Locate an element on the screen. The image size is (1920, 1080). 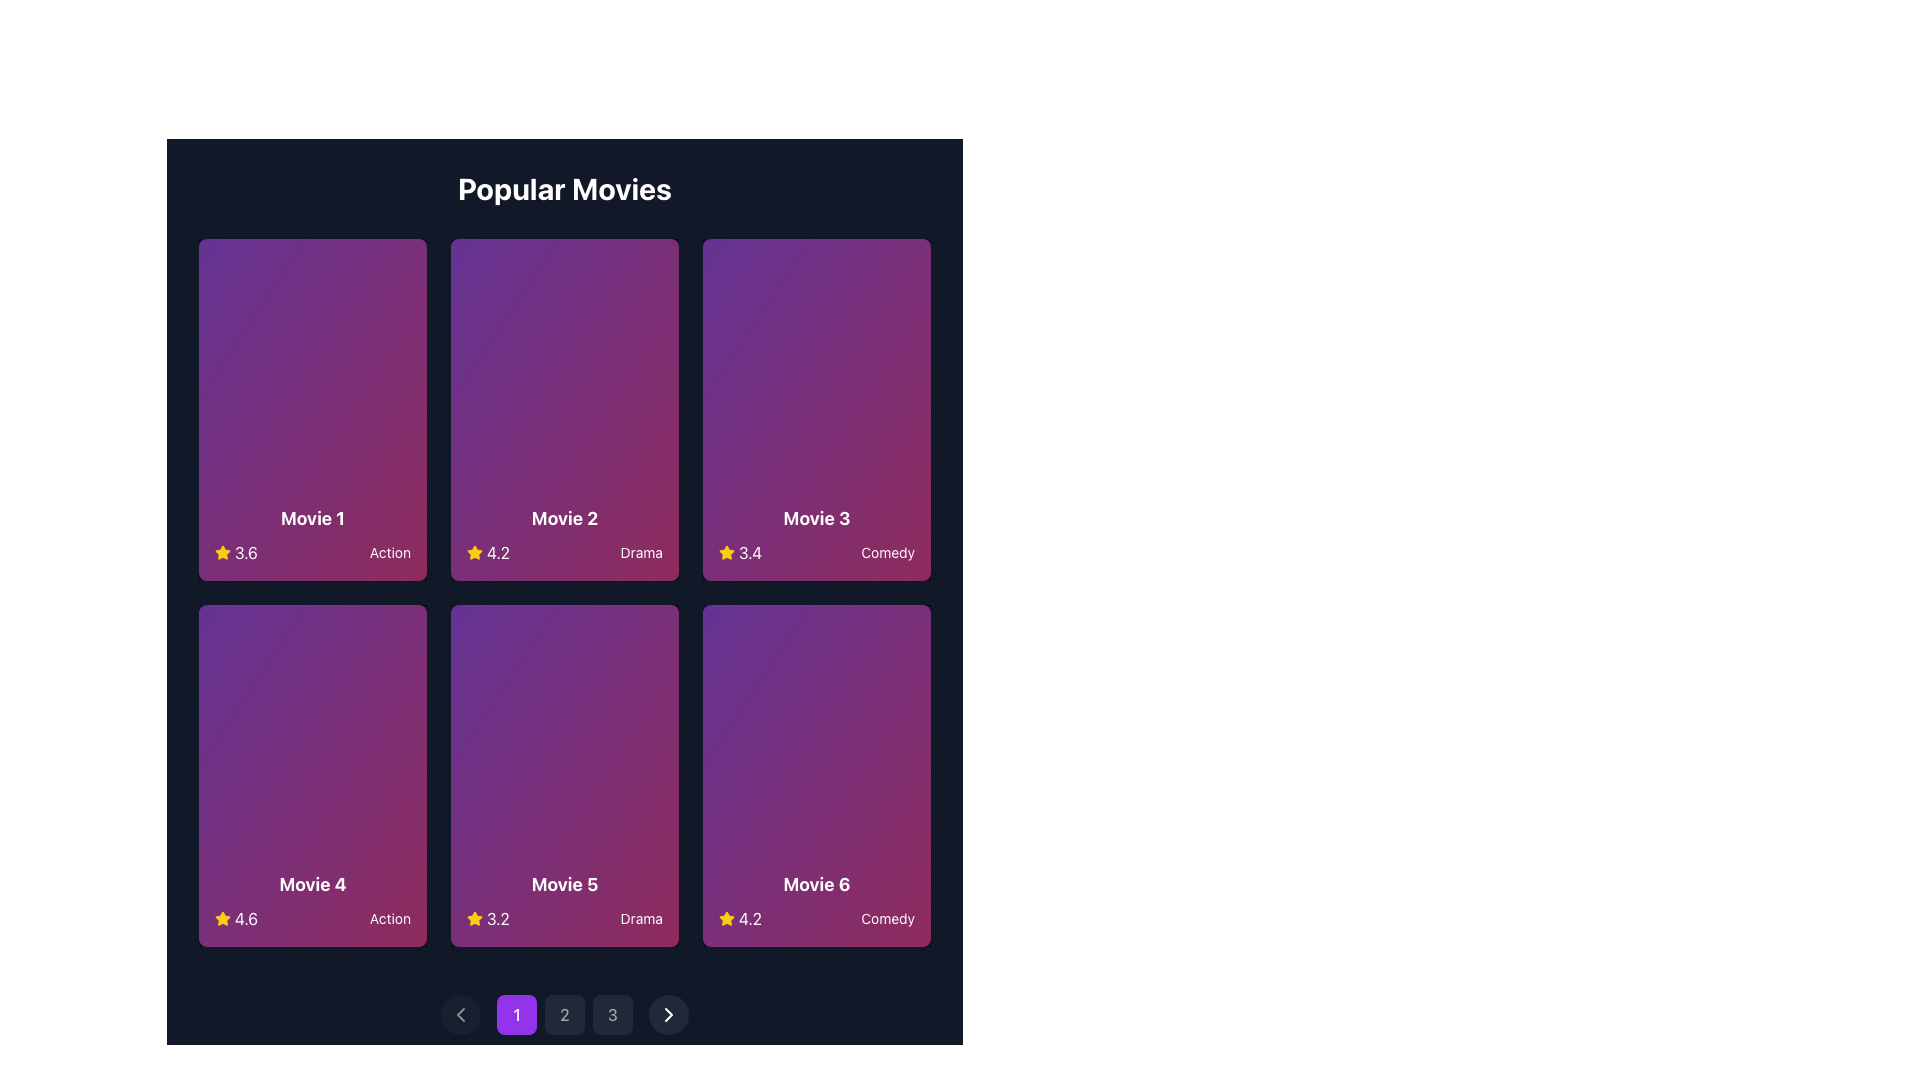
the movie card displaying the title, rating, and genre in the second column of the first row of the 'Popular Movies' grid layout is located at coordinates (564, 408).